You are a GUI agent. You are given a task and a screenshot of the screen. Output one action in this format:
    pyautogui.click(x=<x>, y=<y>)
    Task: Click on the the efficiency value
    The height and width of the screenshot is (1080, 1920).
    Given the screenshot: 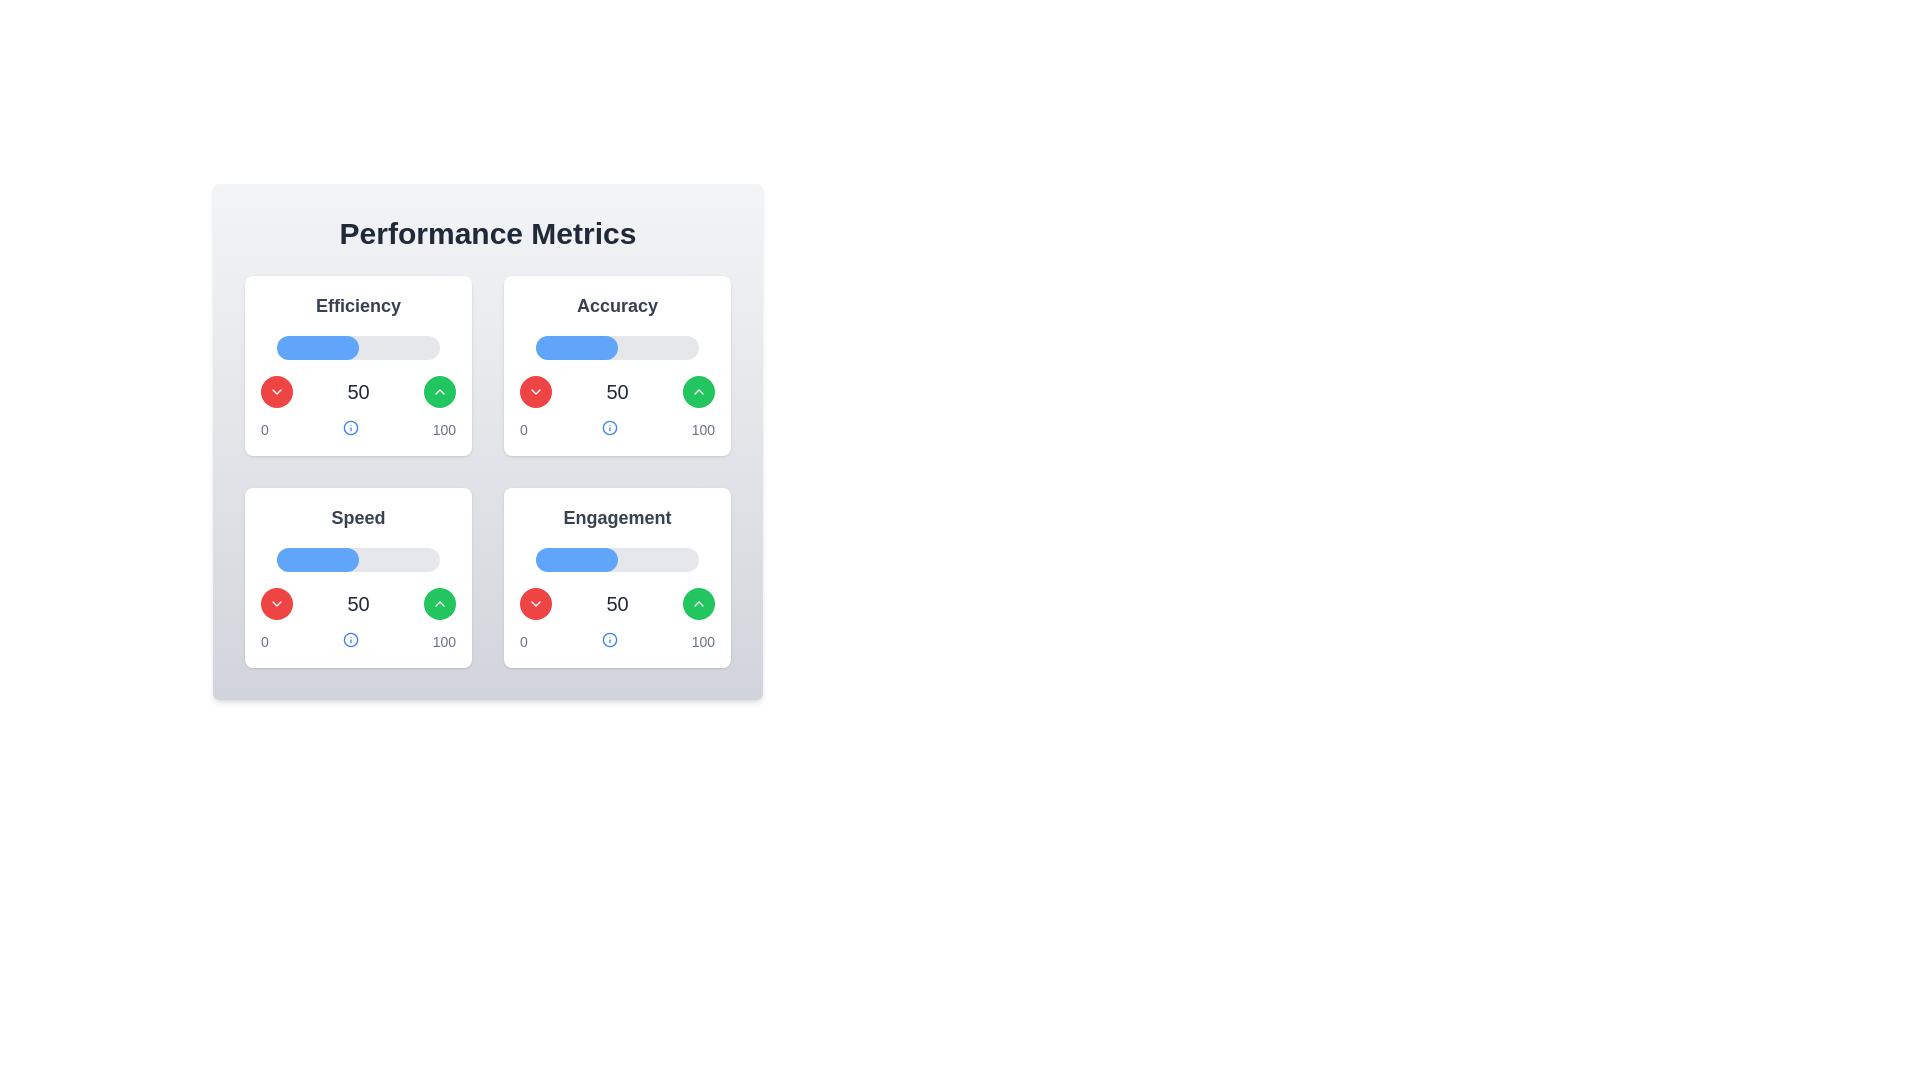 What is the action you would take?
    pyautogui.click(x=400, y=346)
    